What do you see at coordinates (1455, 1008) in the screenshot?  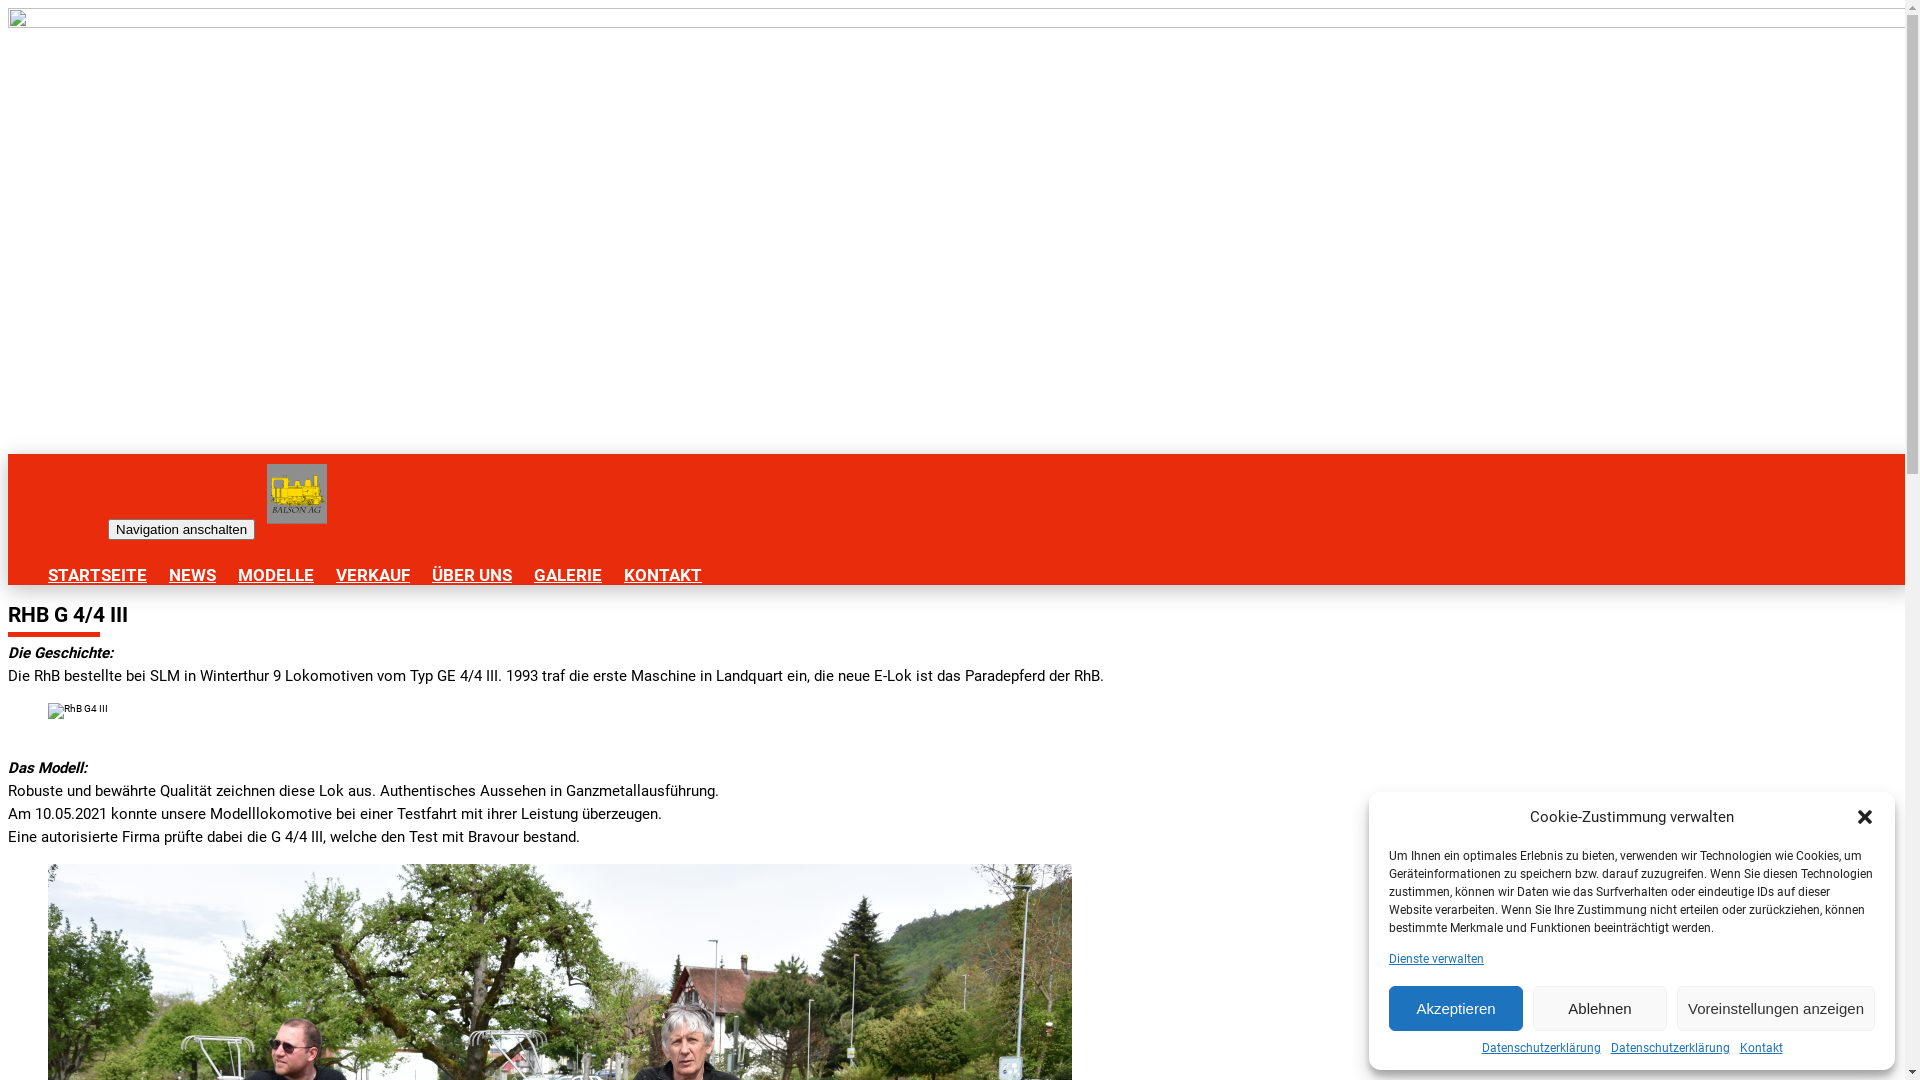 I see `'Akzeptieren'` at bounding box center [1455, 1008].